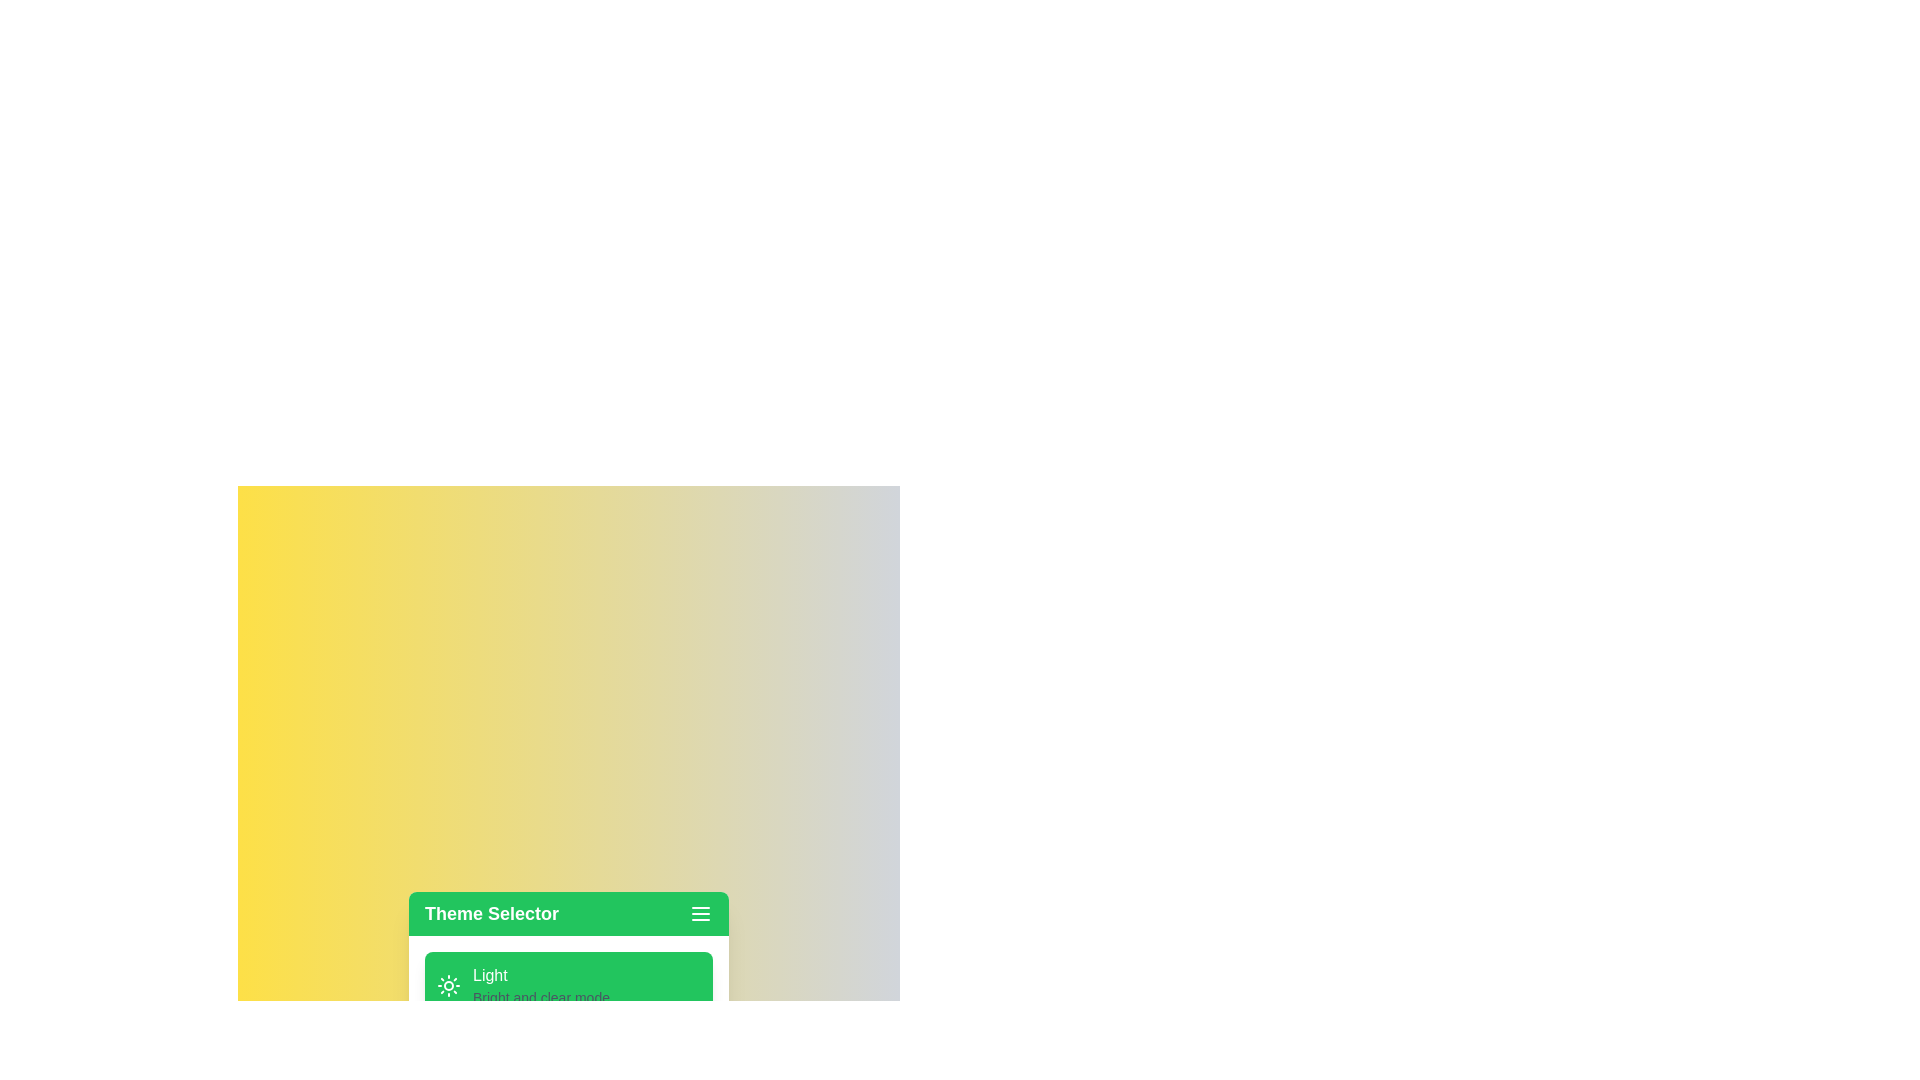 This screenshot has height=1080, width=1920. I want to click on the menu button located in the header of the component, so click(700, 914).